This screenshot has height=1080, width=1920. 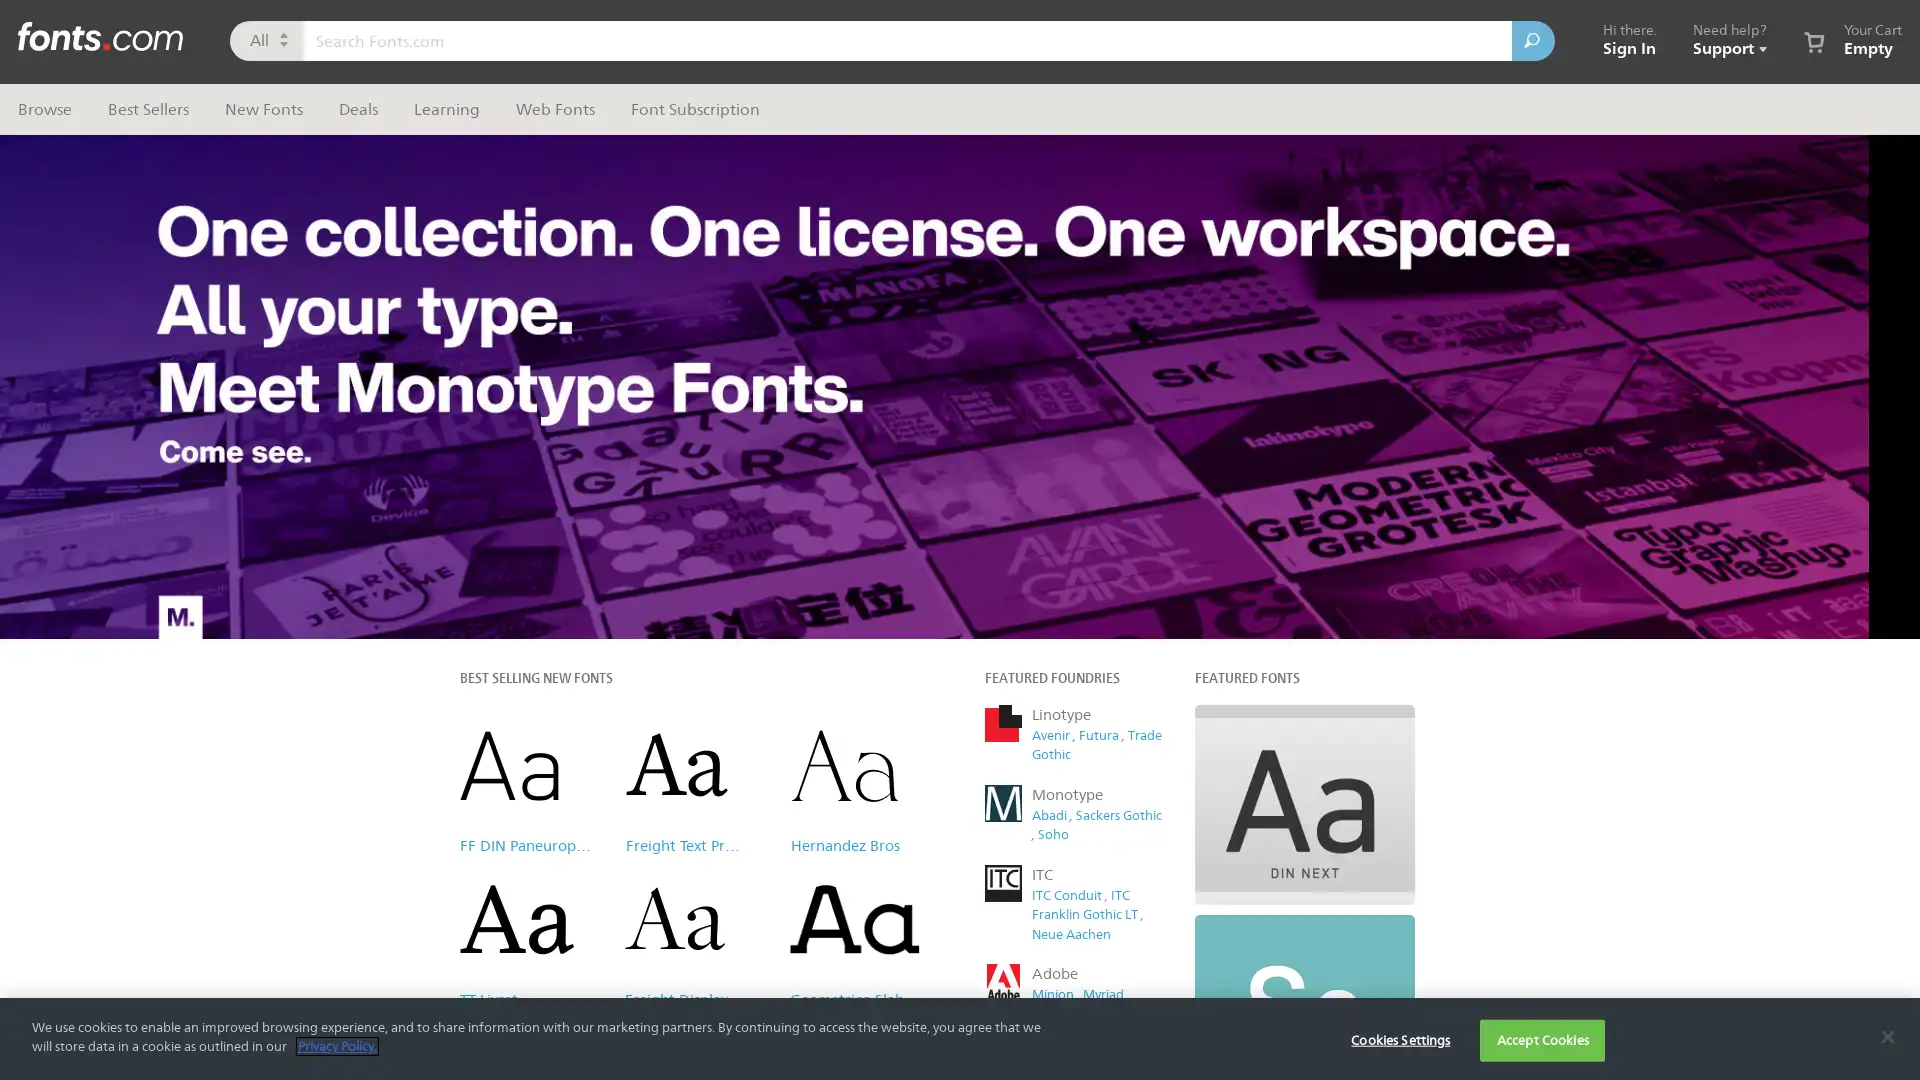 What do you see at coordinates (1532, 41) in the screenshot?
I see `Search` at bounding box center [1532, 41].